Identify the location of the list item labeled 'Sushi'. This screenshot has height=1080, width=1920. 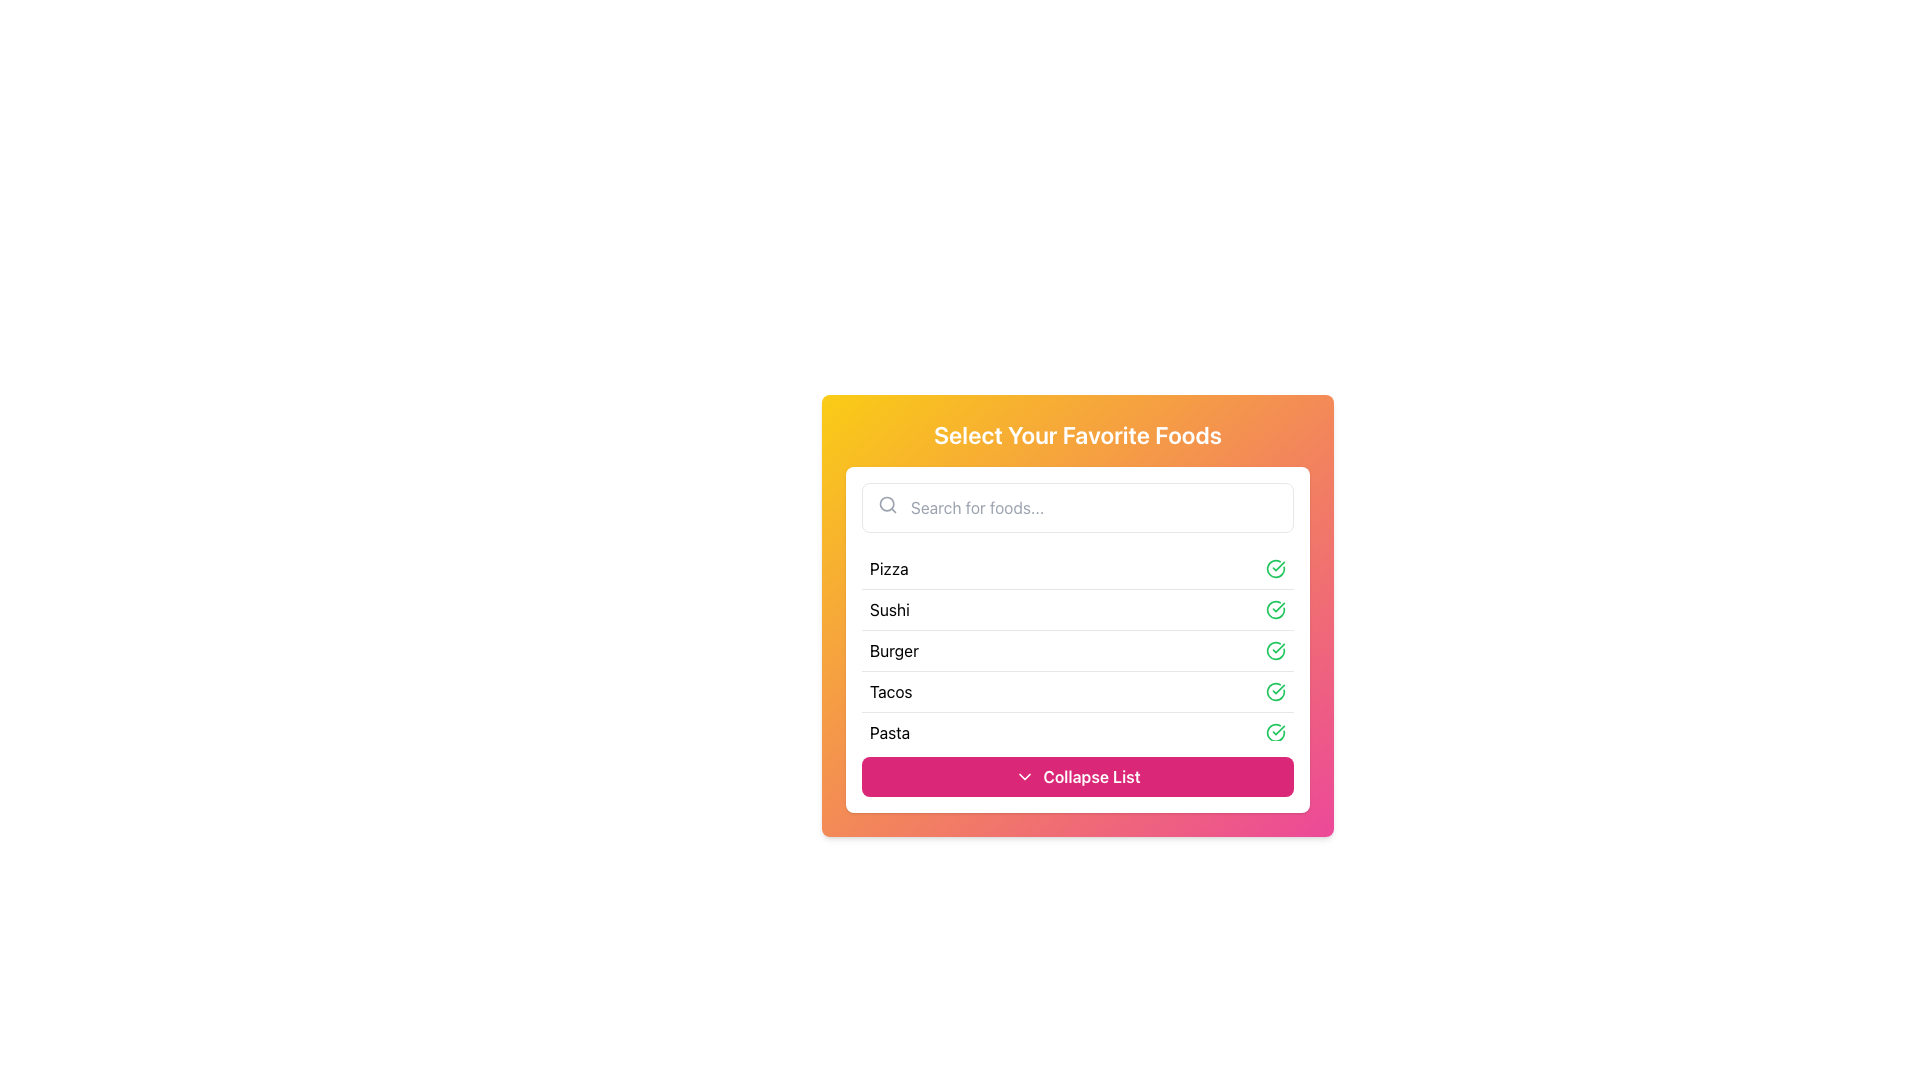
(1077, 609).